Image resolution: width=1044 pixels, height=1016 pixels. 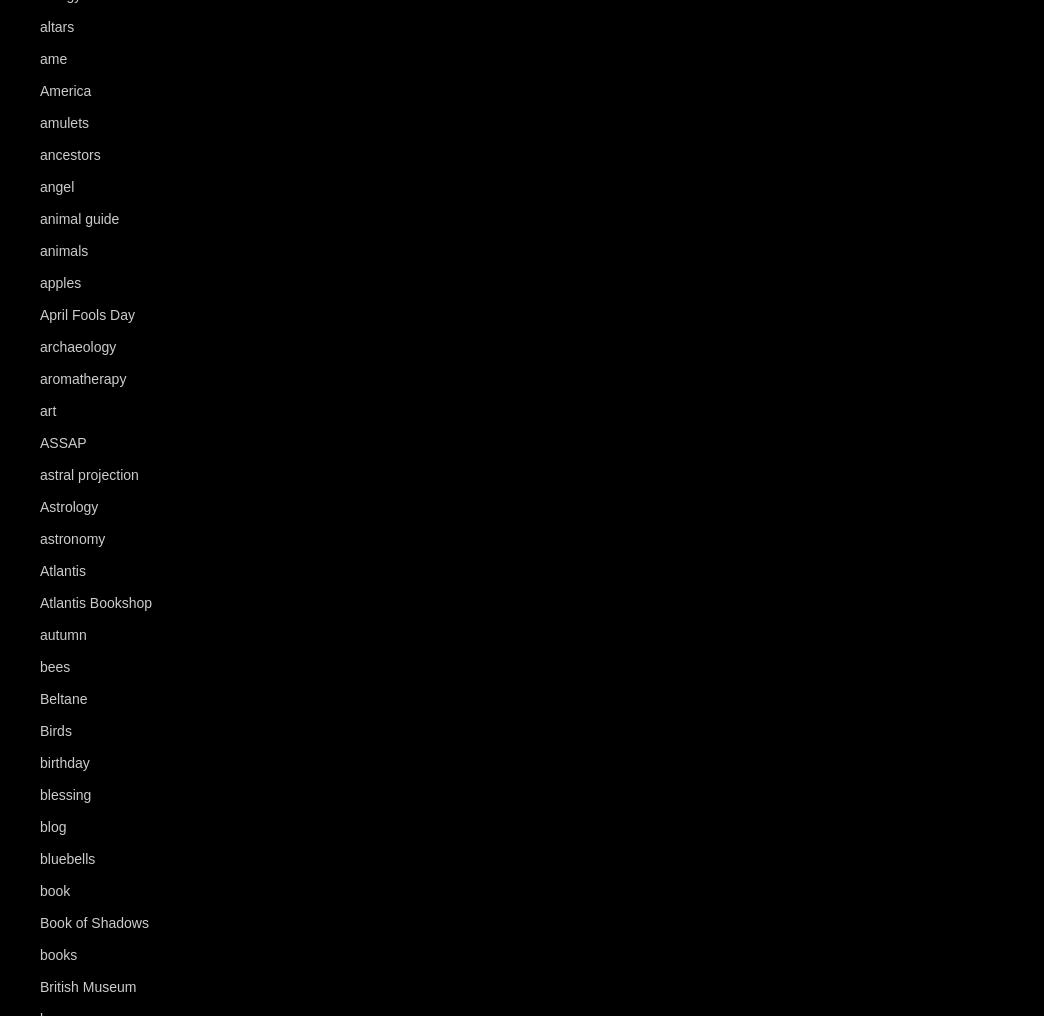 I want to click on 'Atlantis Bookshop', so click(x=38, y=602).